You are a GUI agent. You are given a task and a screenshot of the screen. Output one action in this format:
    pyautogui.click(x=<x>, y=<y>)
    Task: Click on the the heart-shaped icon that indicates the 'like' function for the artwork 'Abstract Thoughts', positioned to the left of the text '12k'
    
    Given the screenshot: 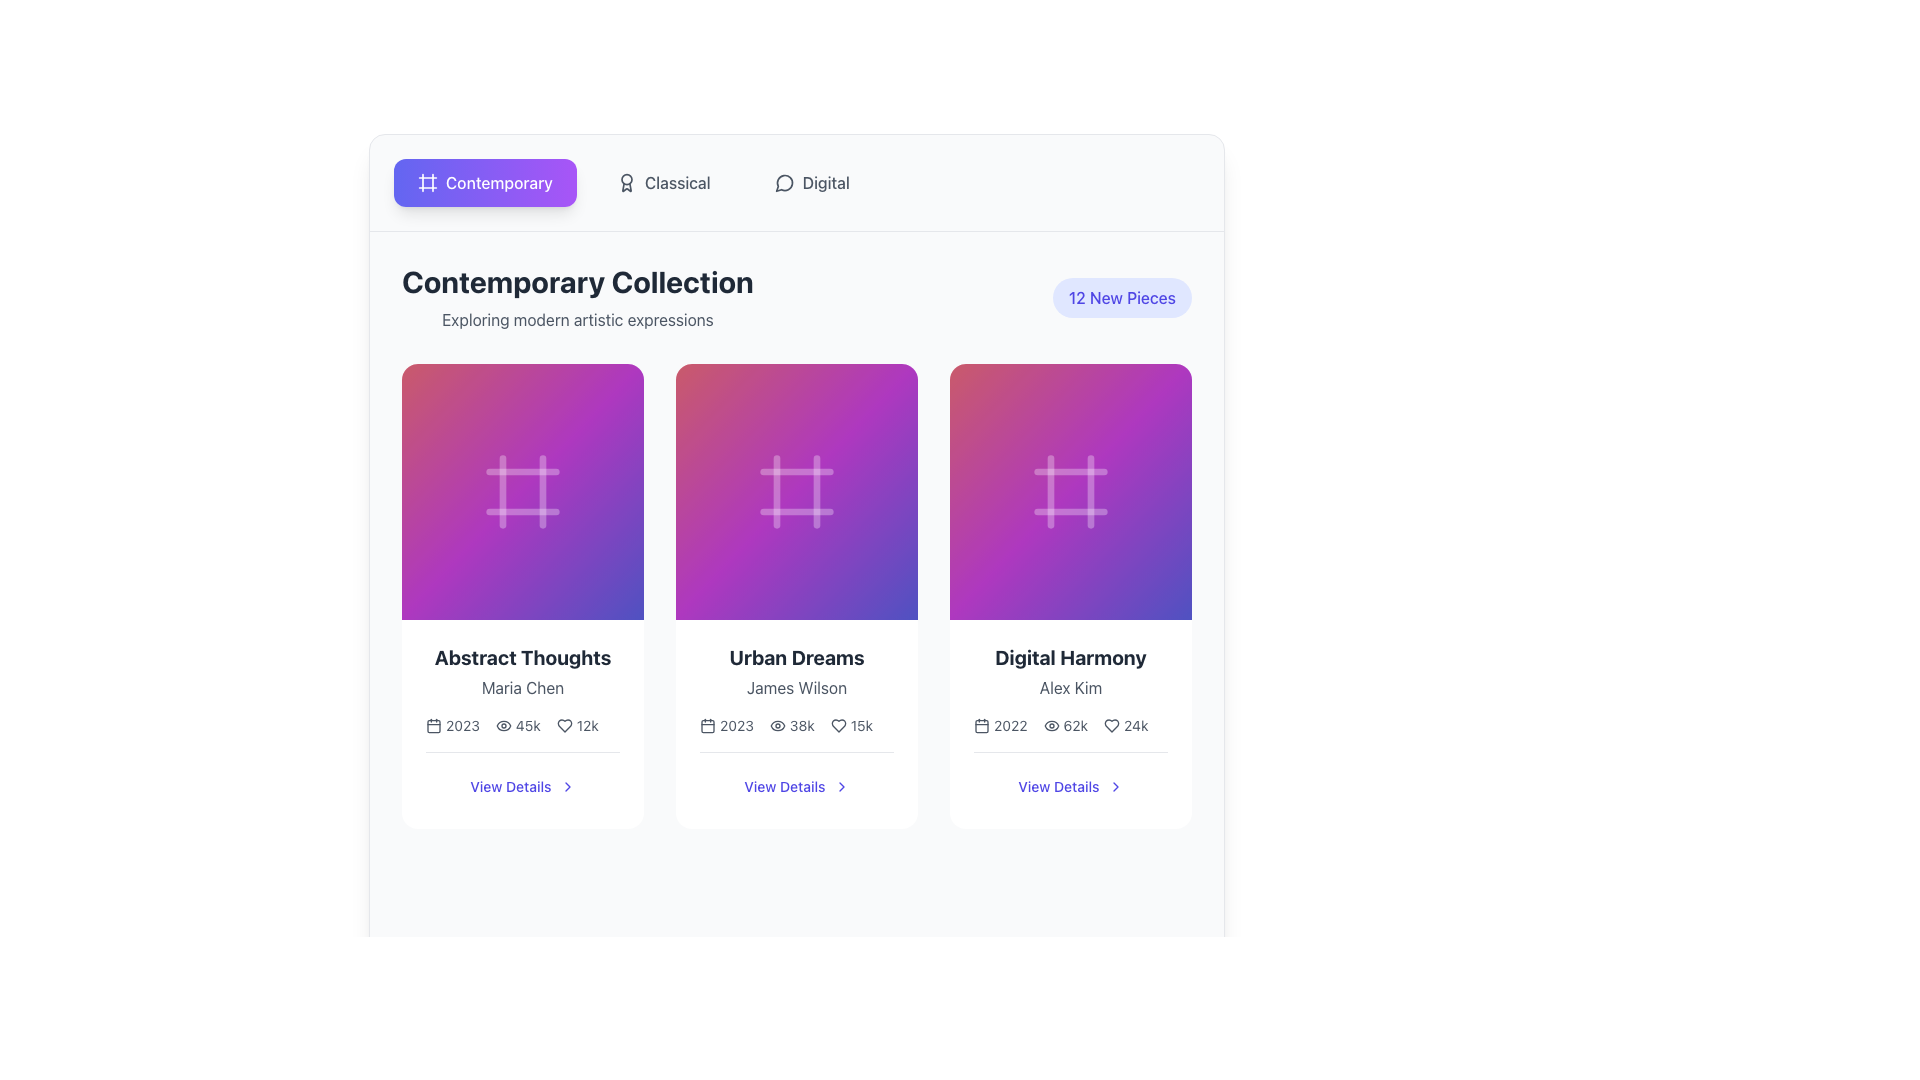 What is the action you would take?
    pyautogui.click(x=563, y=725)
    